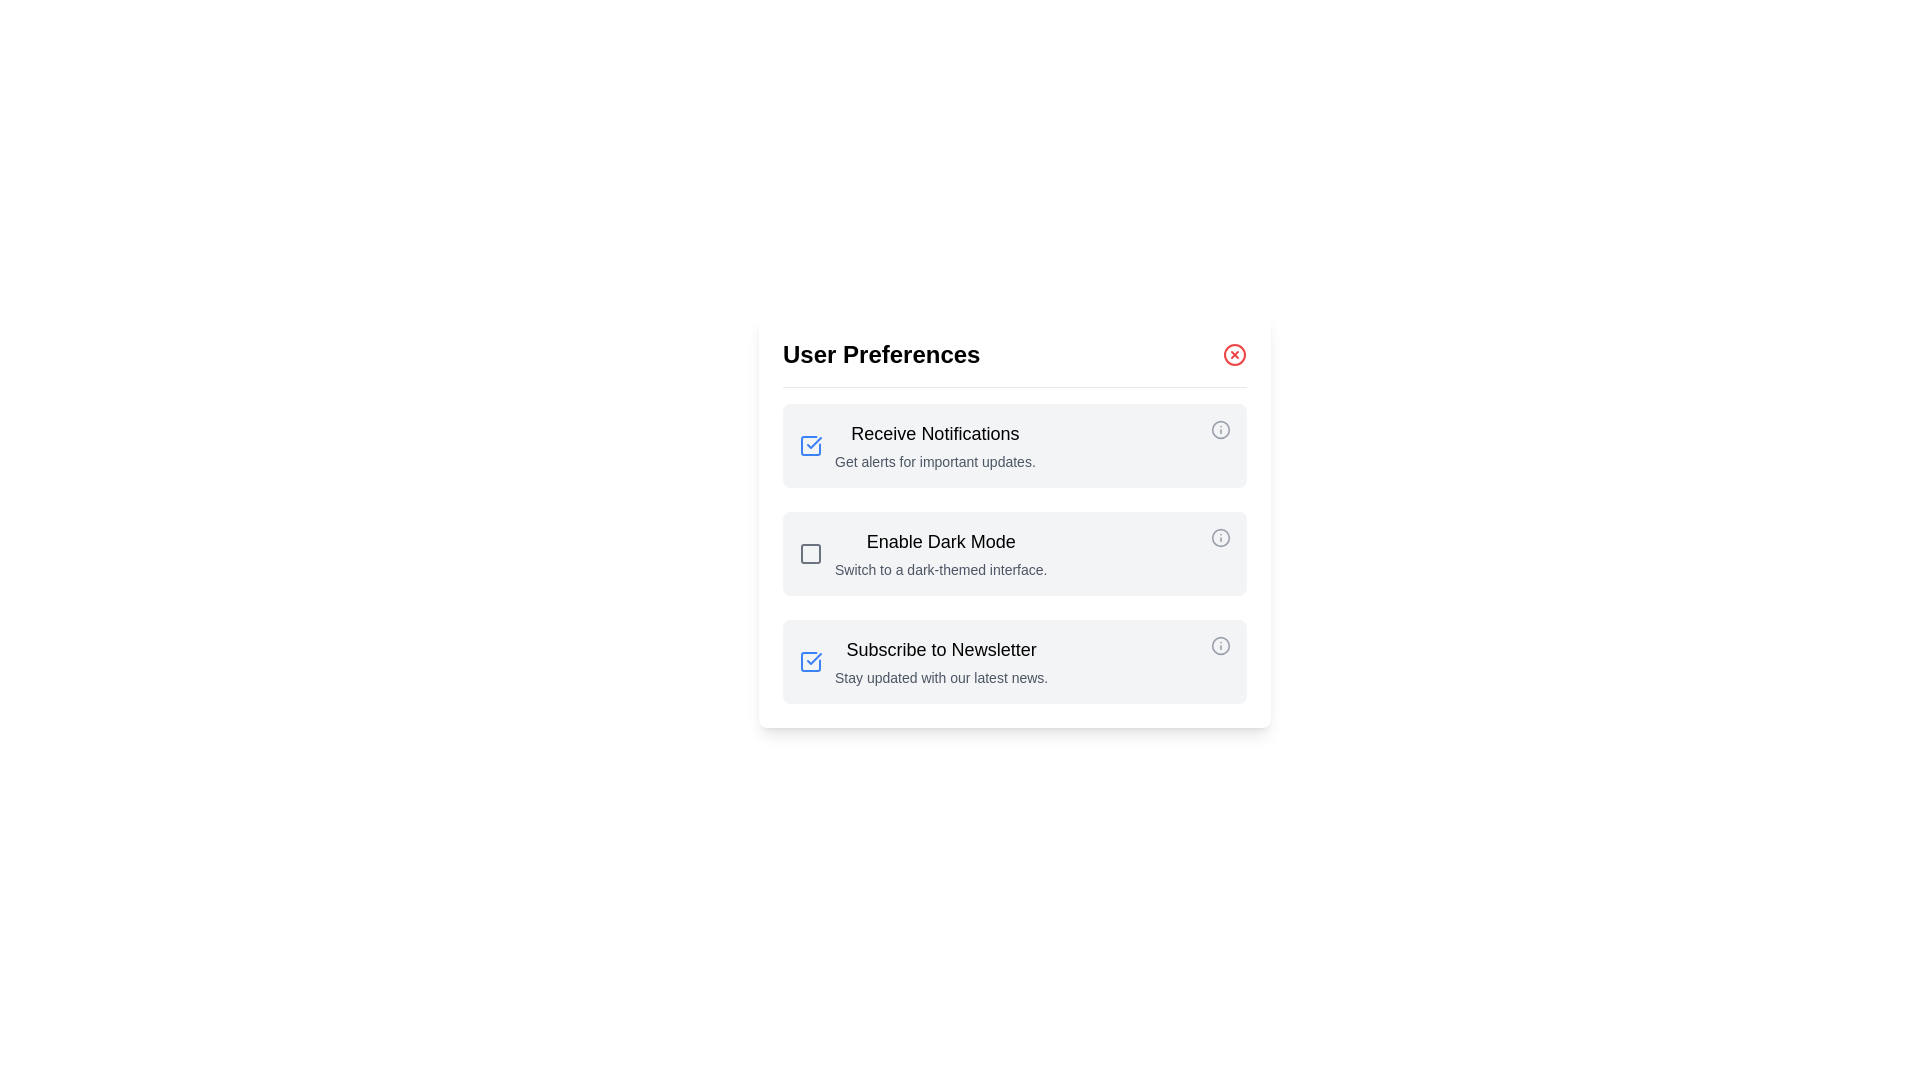 The image size is (1920, 1080). I want to click on the text label that serves as a title for the adjacent checkbox, which is positioned above the 'Switch to a dark-themed interface.' text, so click(940, 542).